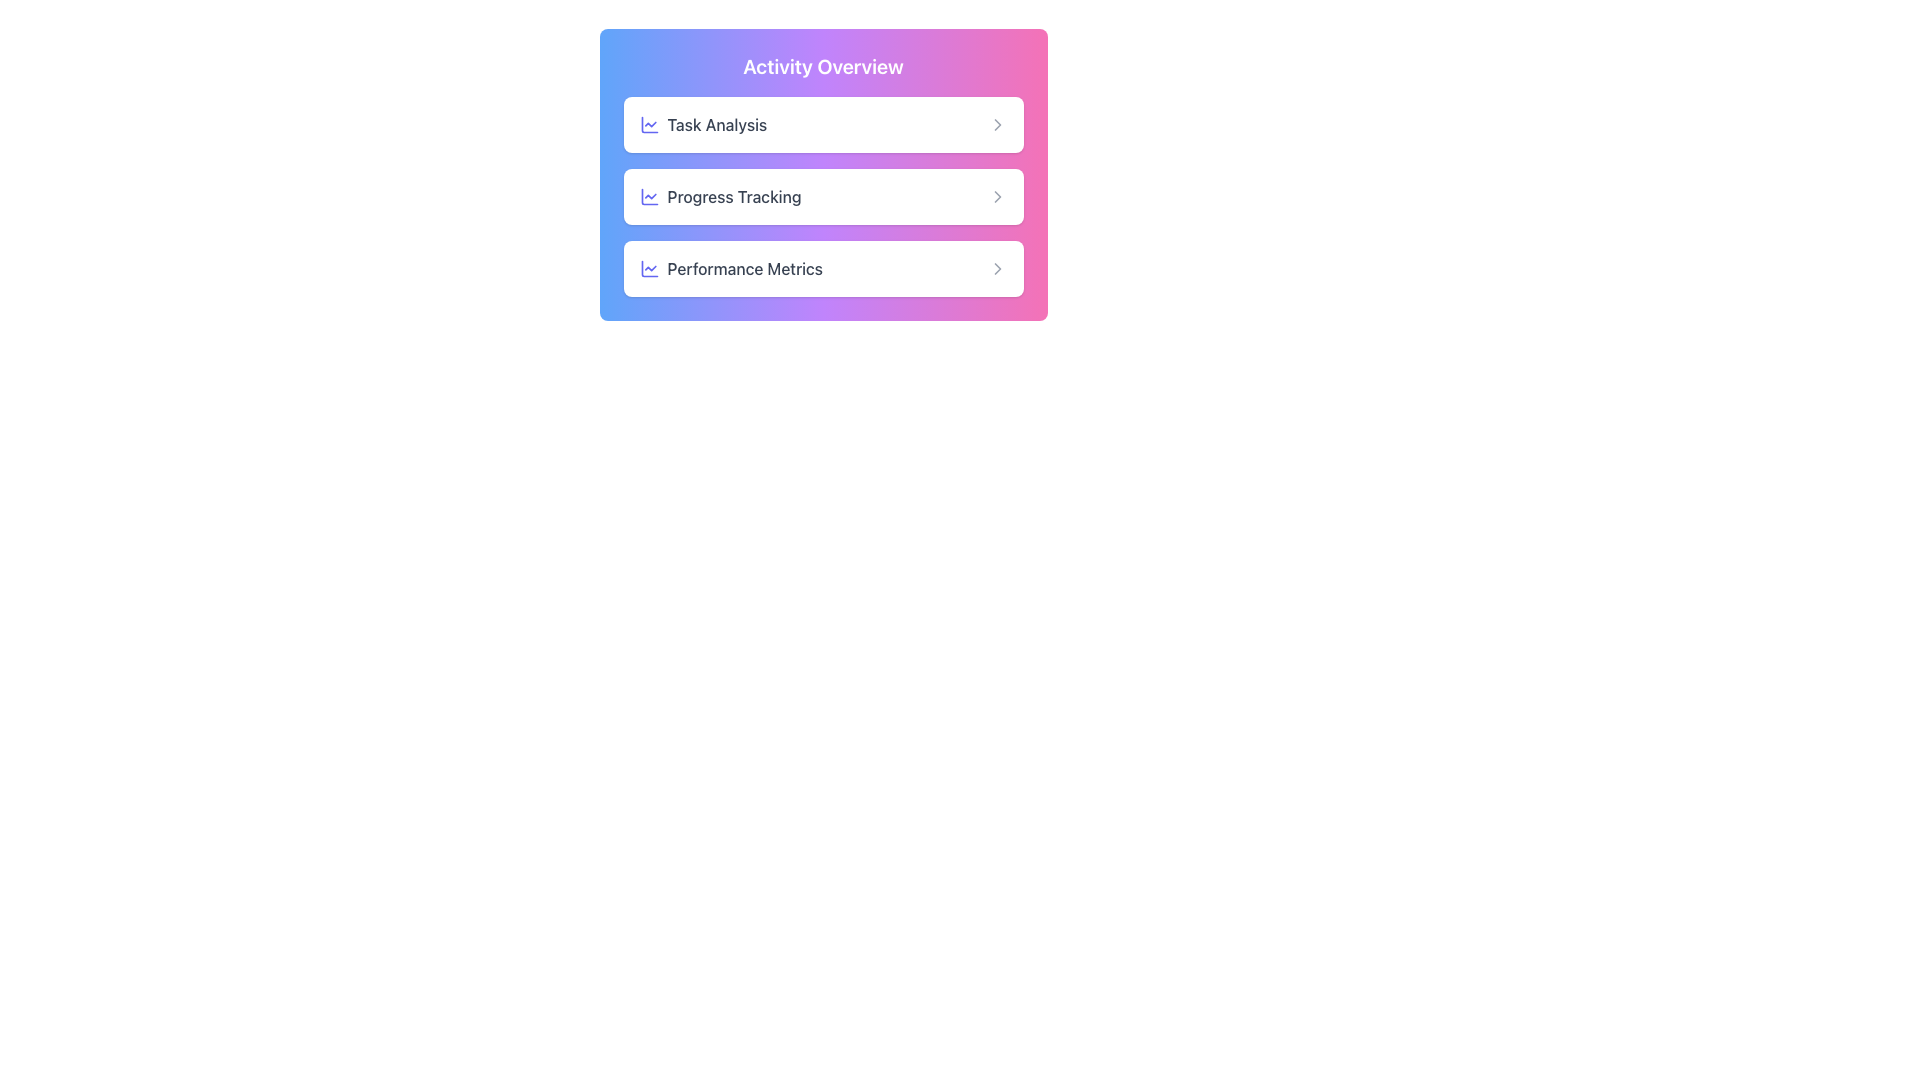  What do you see at coordinates (823, 268) in the screenshot?
I see `the navigation button leading to the 'Performance Metrics' section, which is located at the bottom of a vertical stack beneath 'Task Analysis' and 'Progress Tracking'` at bounding box center [823, 268].